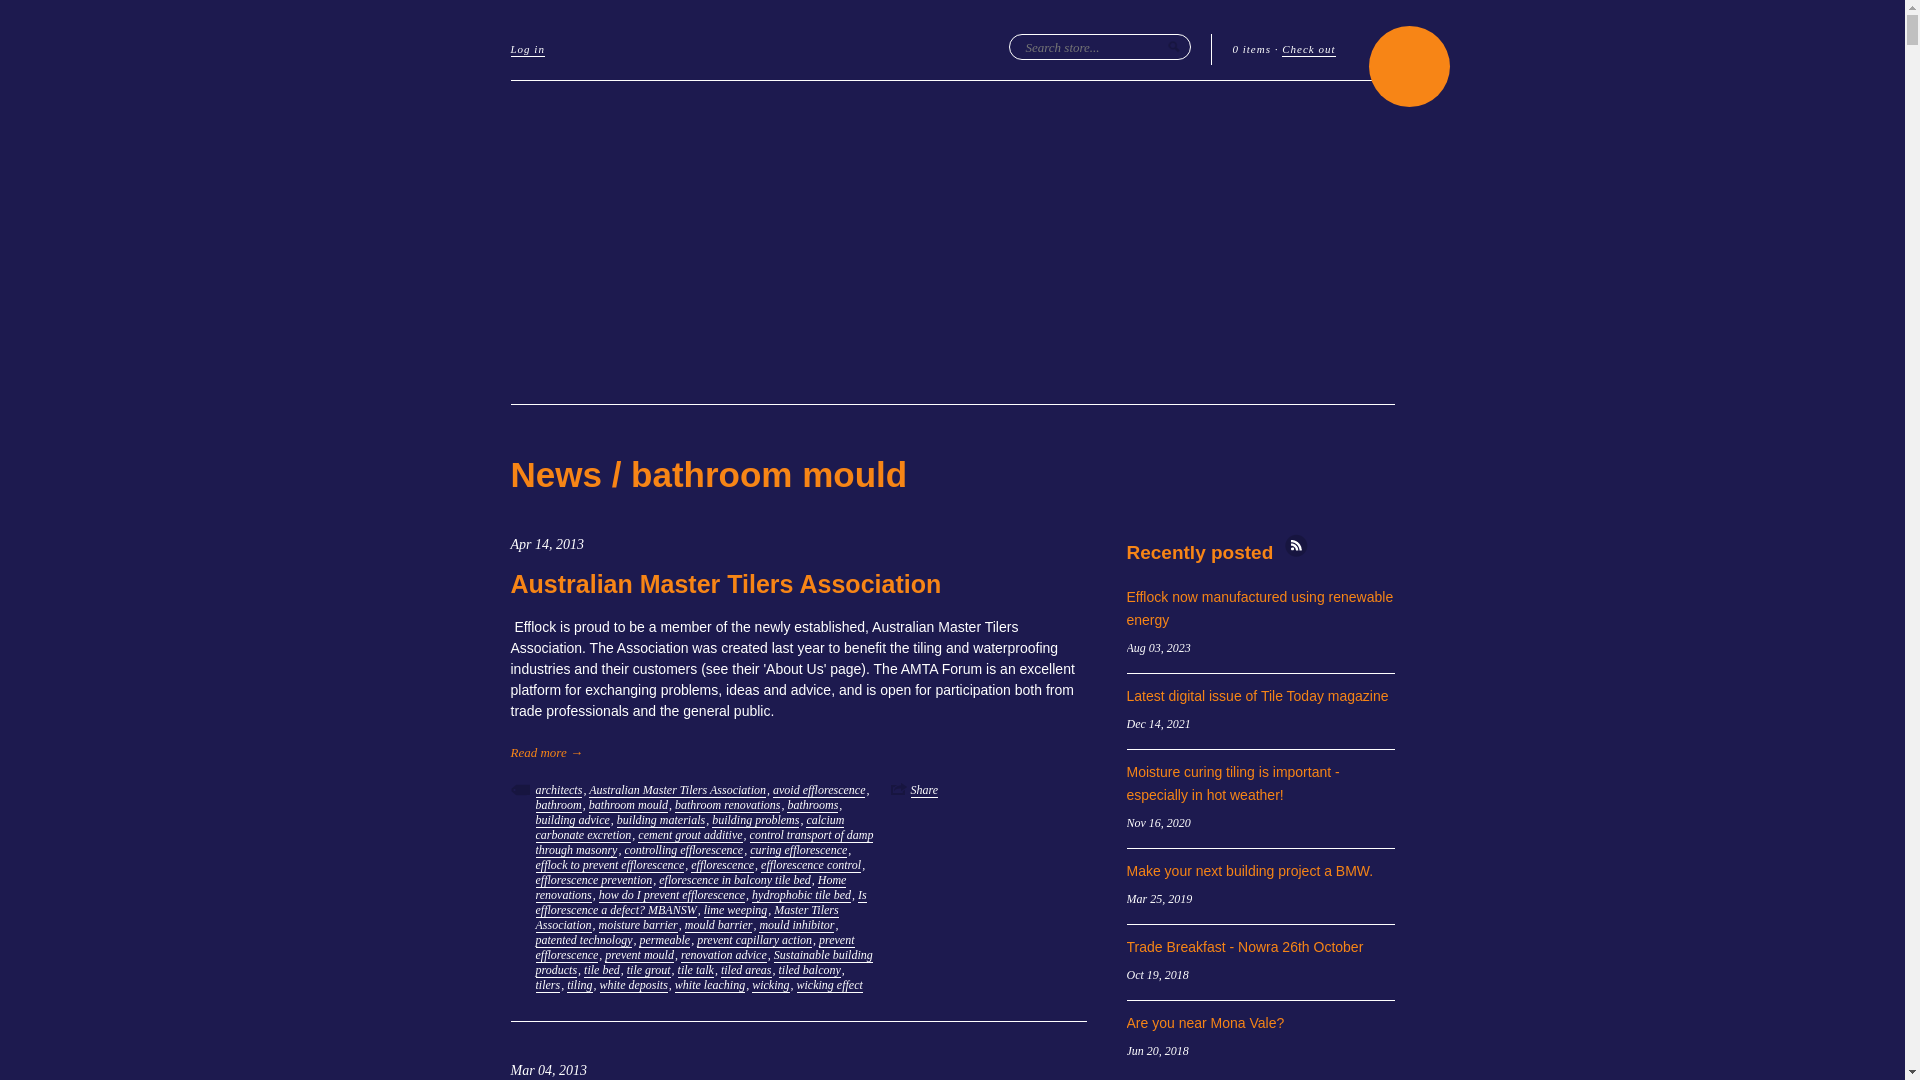  Describe the element at coordinates (830, 984) in the screenshot. I see `'wicking effect'` at that location.